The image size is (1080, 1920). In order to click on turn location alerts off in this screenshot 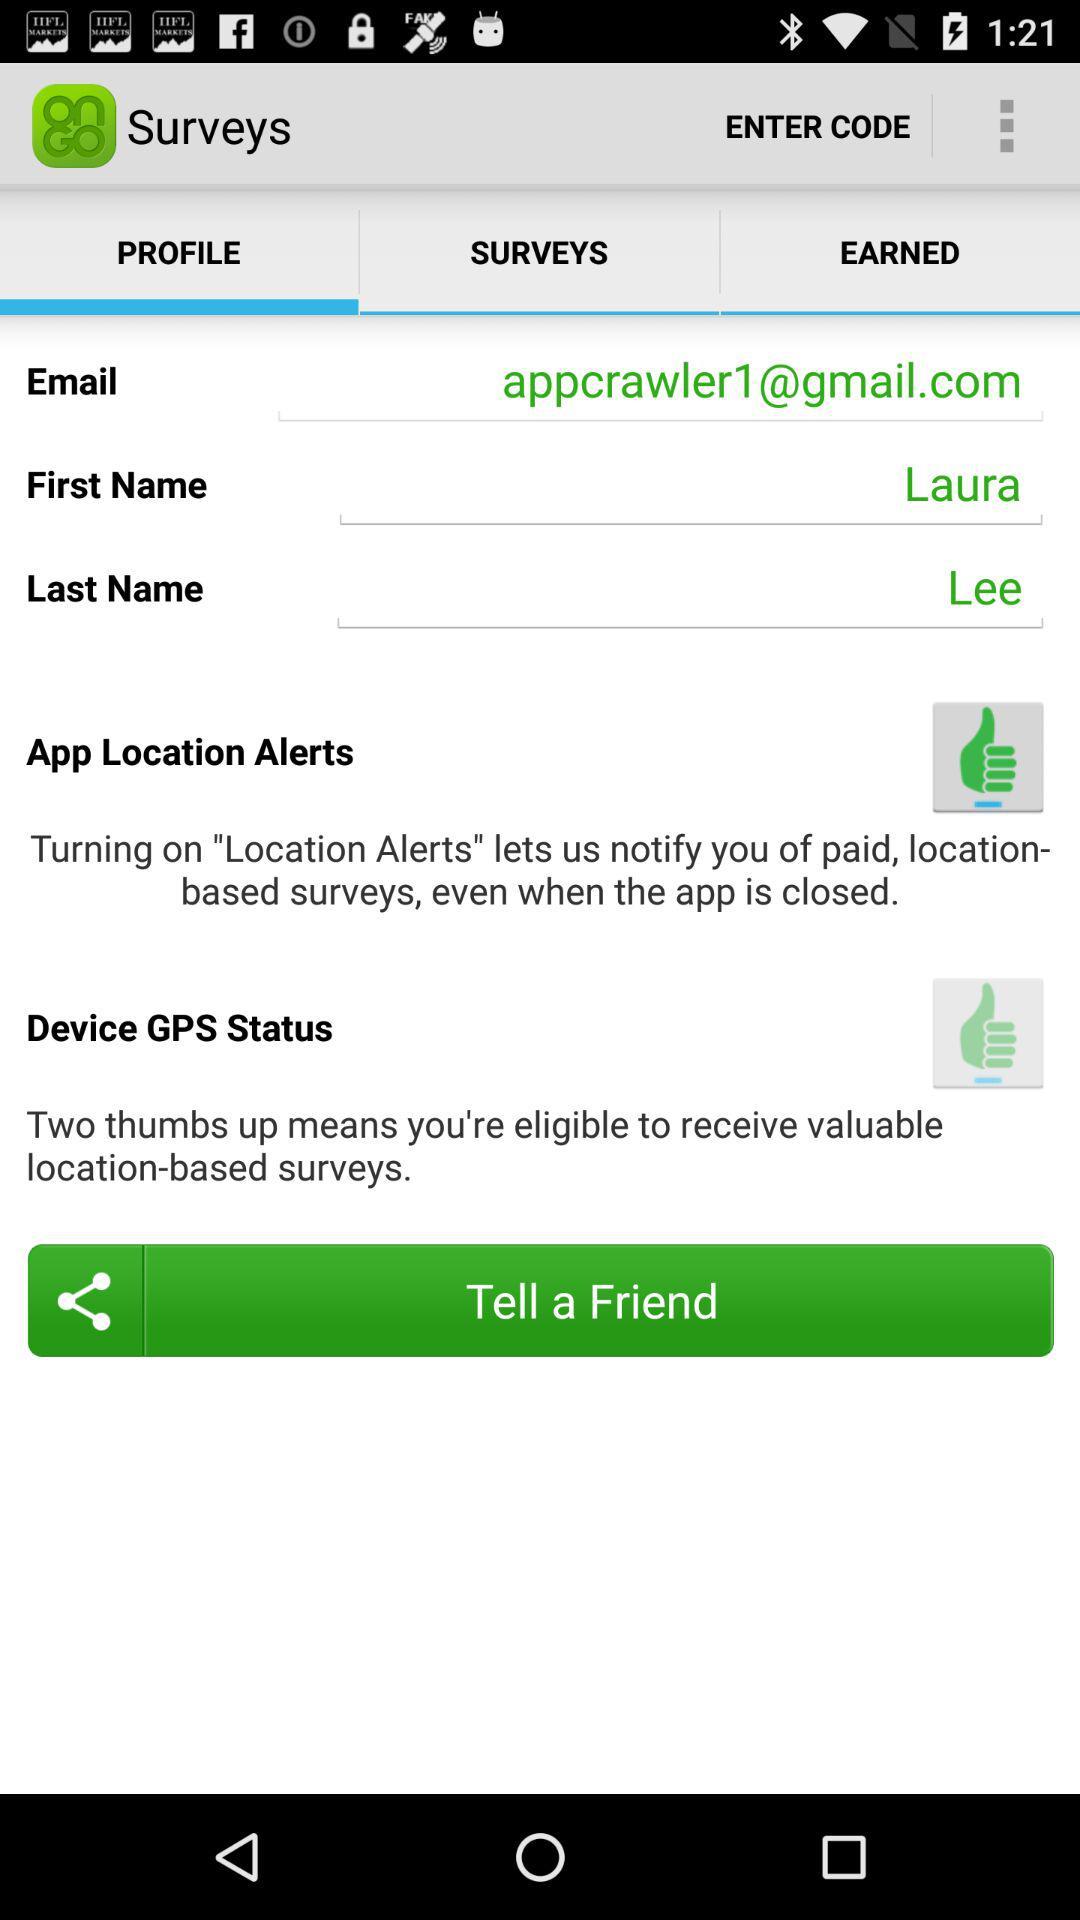, I will do `click(987, 756)`.